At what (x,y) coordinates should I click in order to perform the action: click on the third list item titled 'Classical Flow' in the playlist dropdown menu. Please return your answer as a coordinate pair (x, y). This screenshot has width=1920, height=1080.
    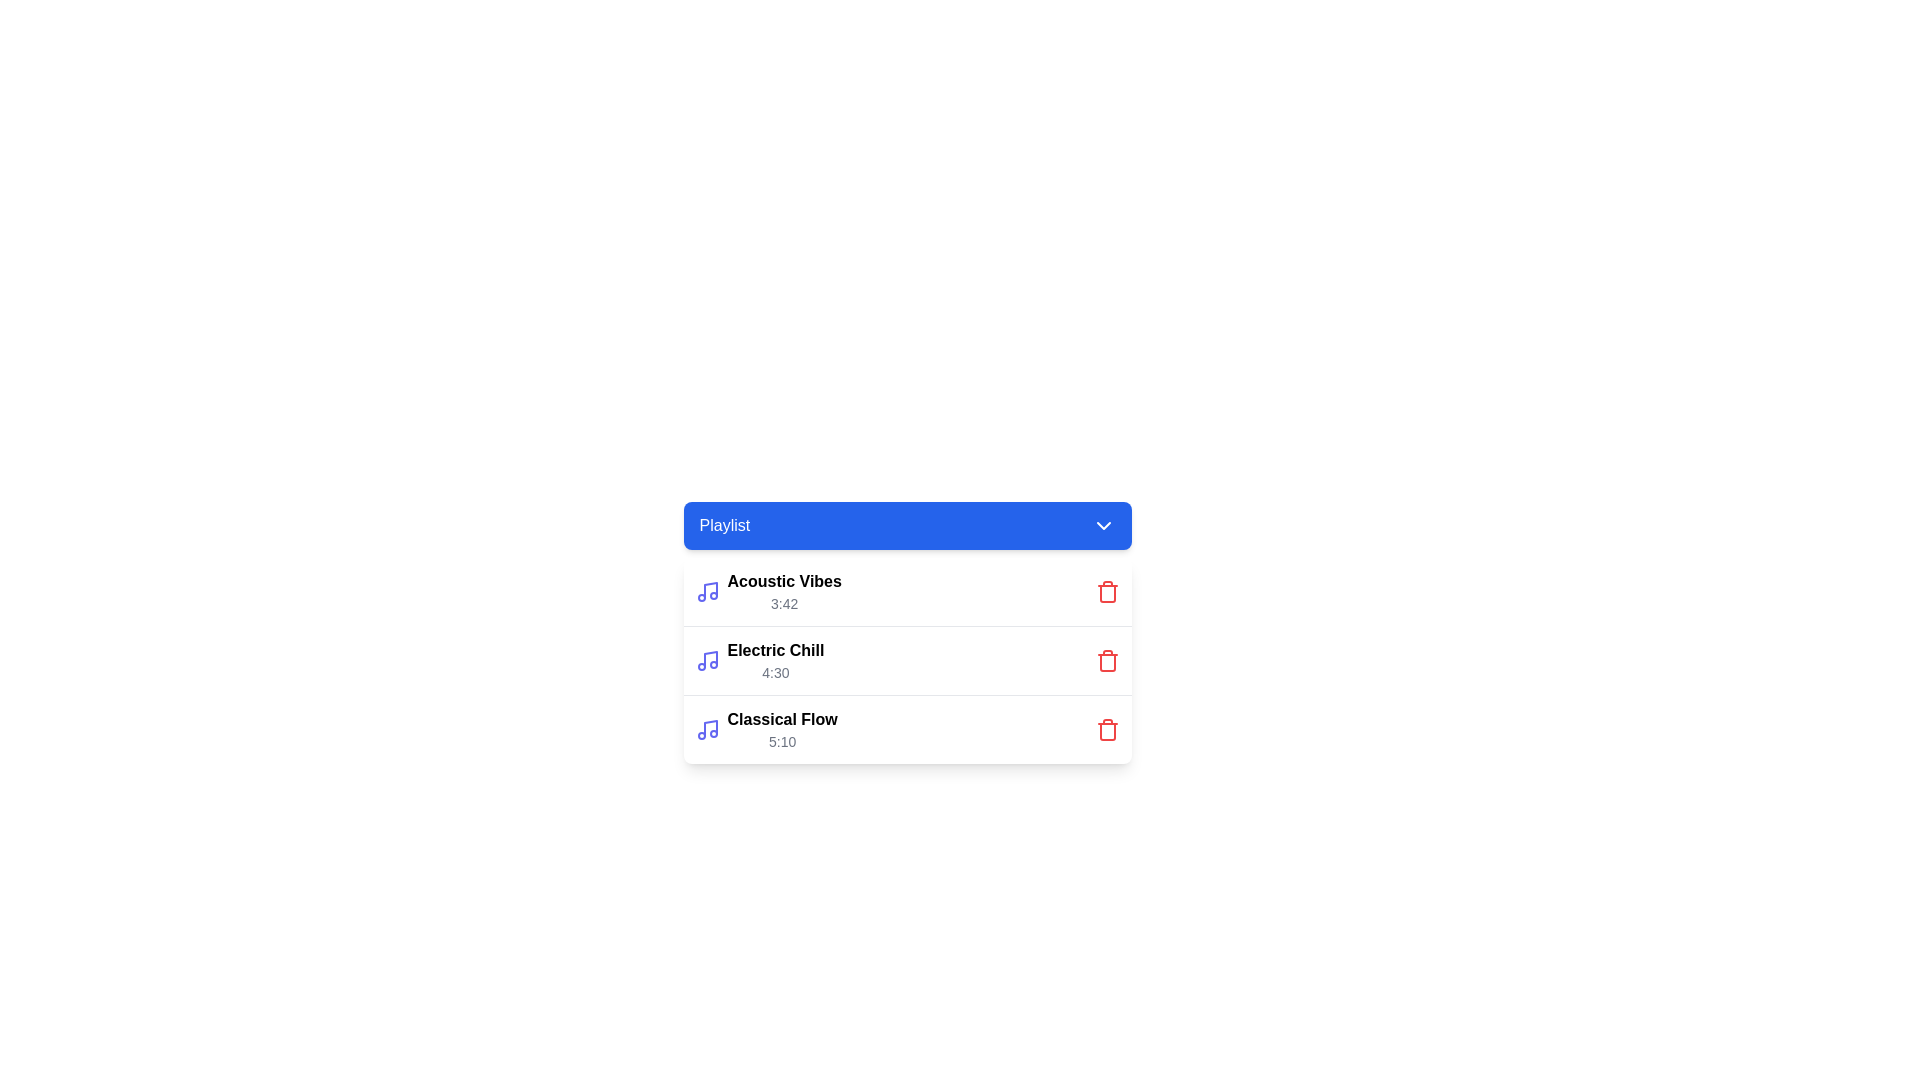
    Looking at the image, I should click on (906, 729).